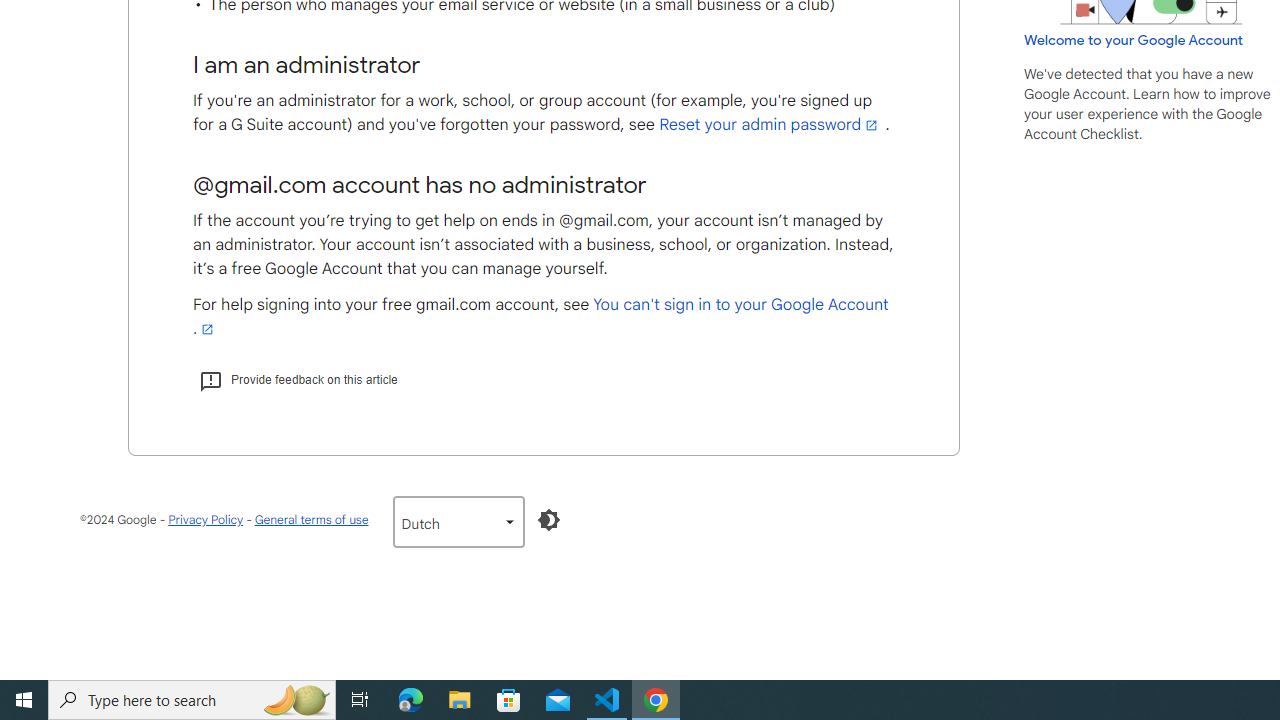  Describe the element at coordinates (769, 125) in the screenshot. I see `'Reset your admin password'` at that location.